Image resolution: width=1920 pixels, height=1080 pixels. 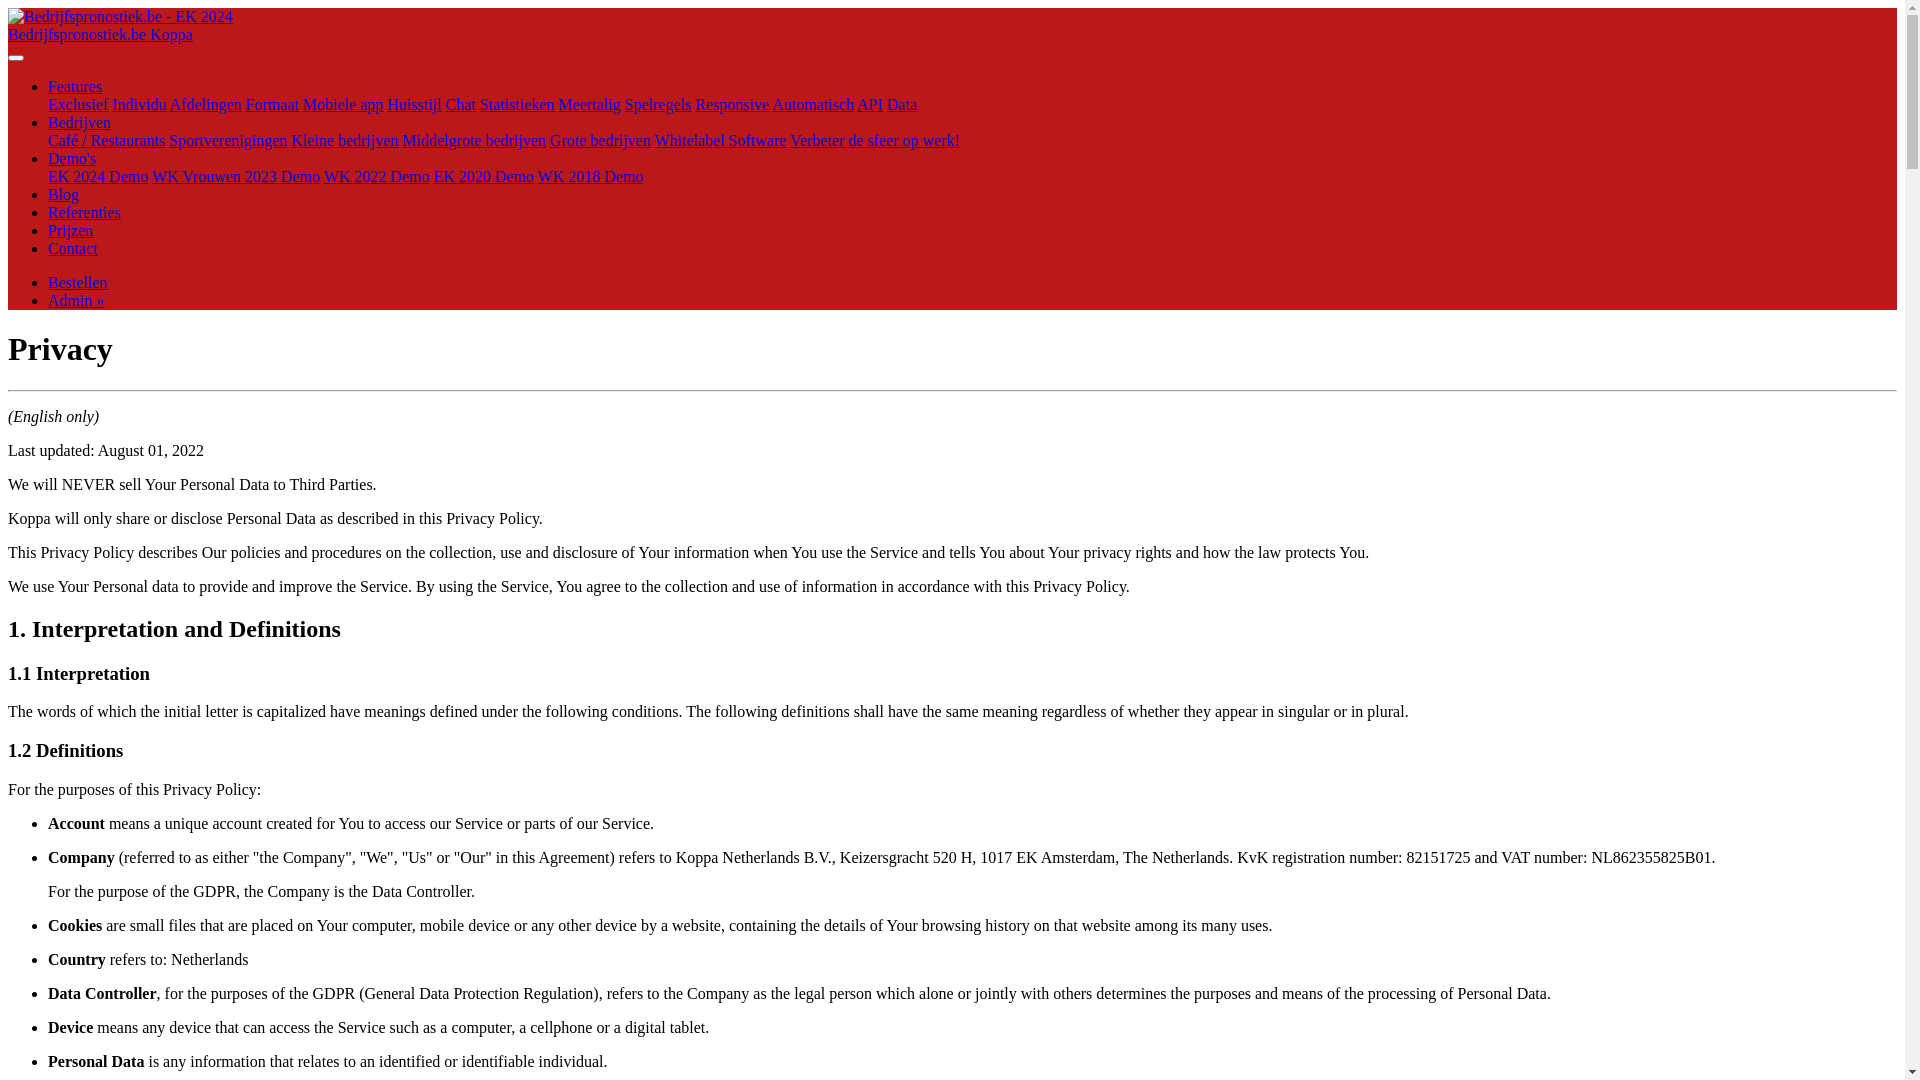 I want to click on 'Bedrijven', so click(x=79, y=122).